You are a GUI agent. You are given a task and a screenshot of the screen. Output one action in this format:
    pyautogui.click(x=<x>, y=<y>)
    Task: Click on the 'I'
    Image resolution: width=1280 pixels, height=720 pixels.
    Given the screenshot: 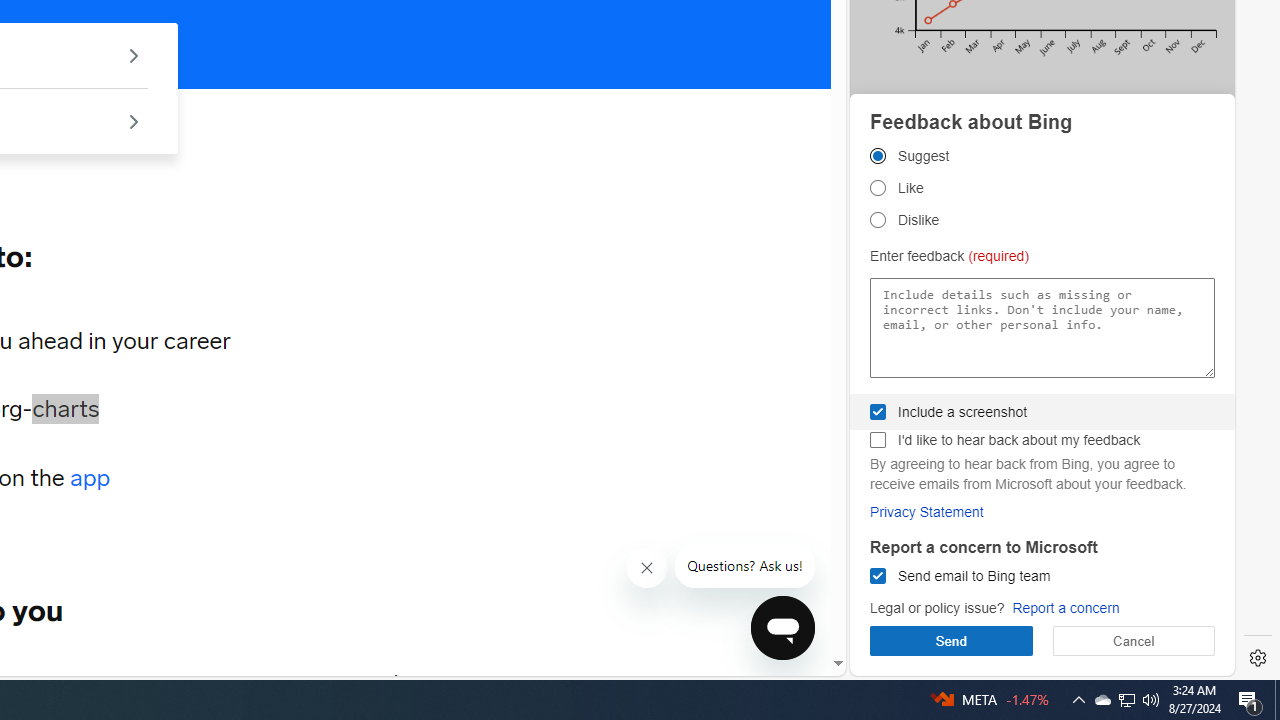 What is the action you would take?
    pyautogui.click(x=878, y=438)
    